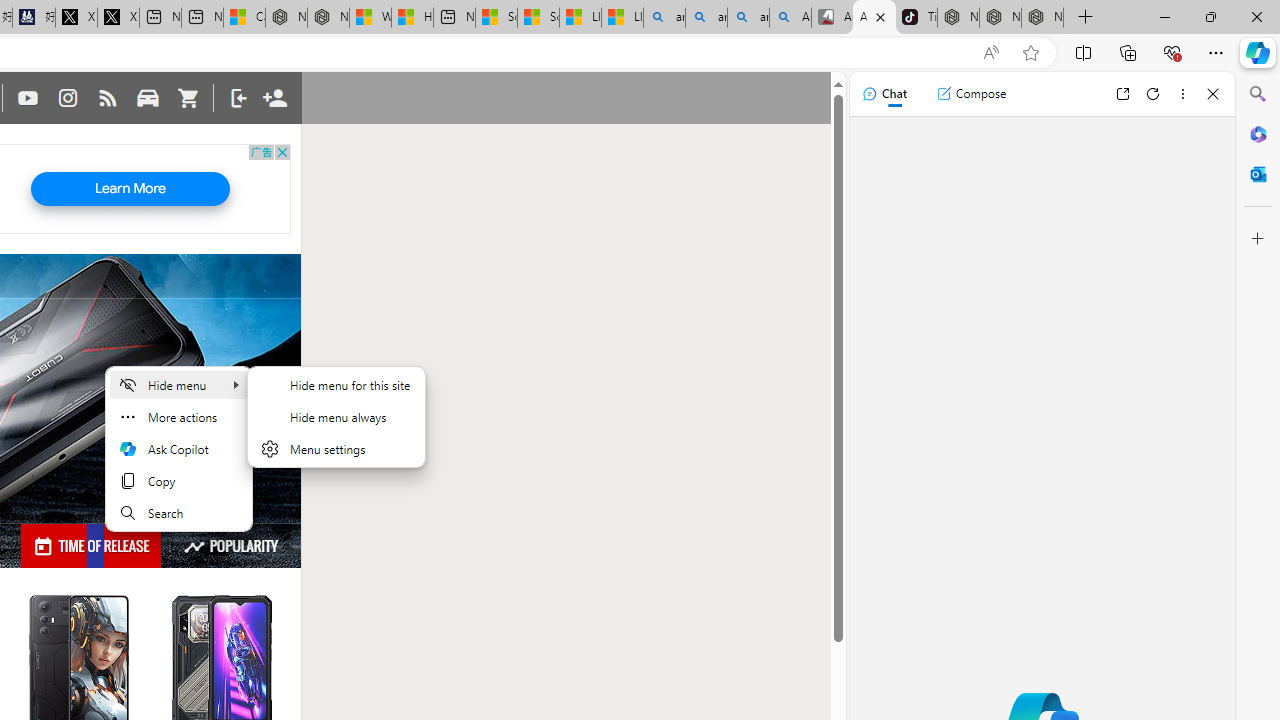 The image size is (1280, 720). What do you see at coordinates (411, 17) in the screenshot?
I see `'Huge shark washes ashore at New York City beach | Watch'` at bounding box center [411, 17].